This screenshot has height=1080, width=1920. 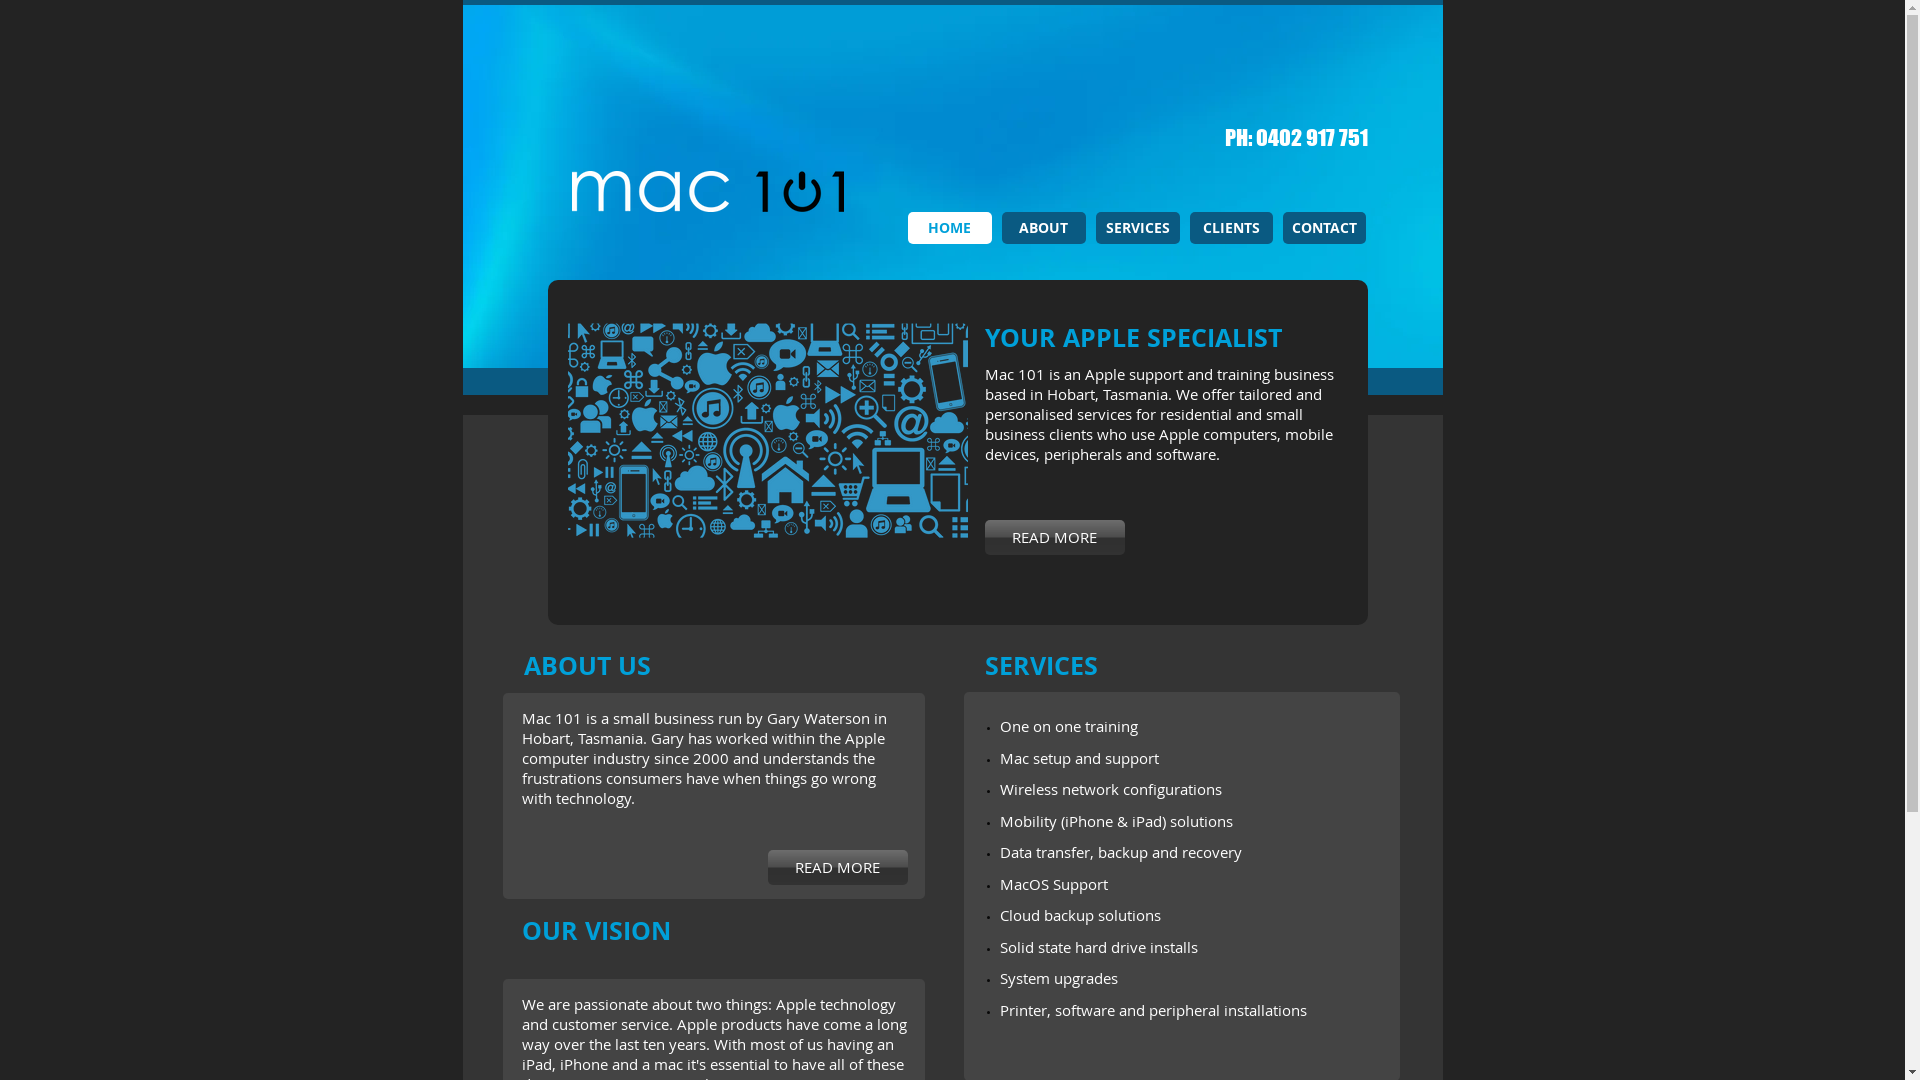 I want to click on 'READ MORE', so click(x=1053, y=536).